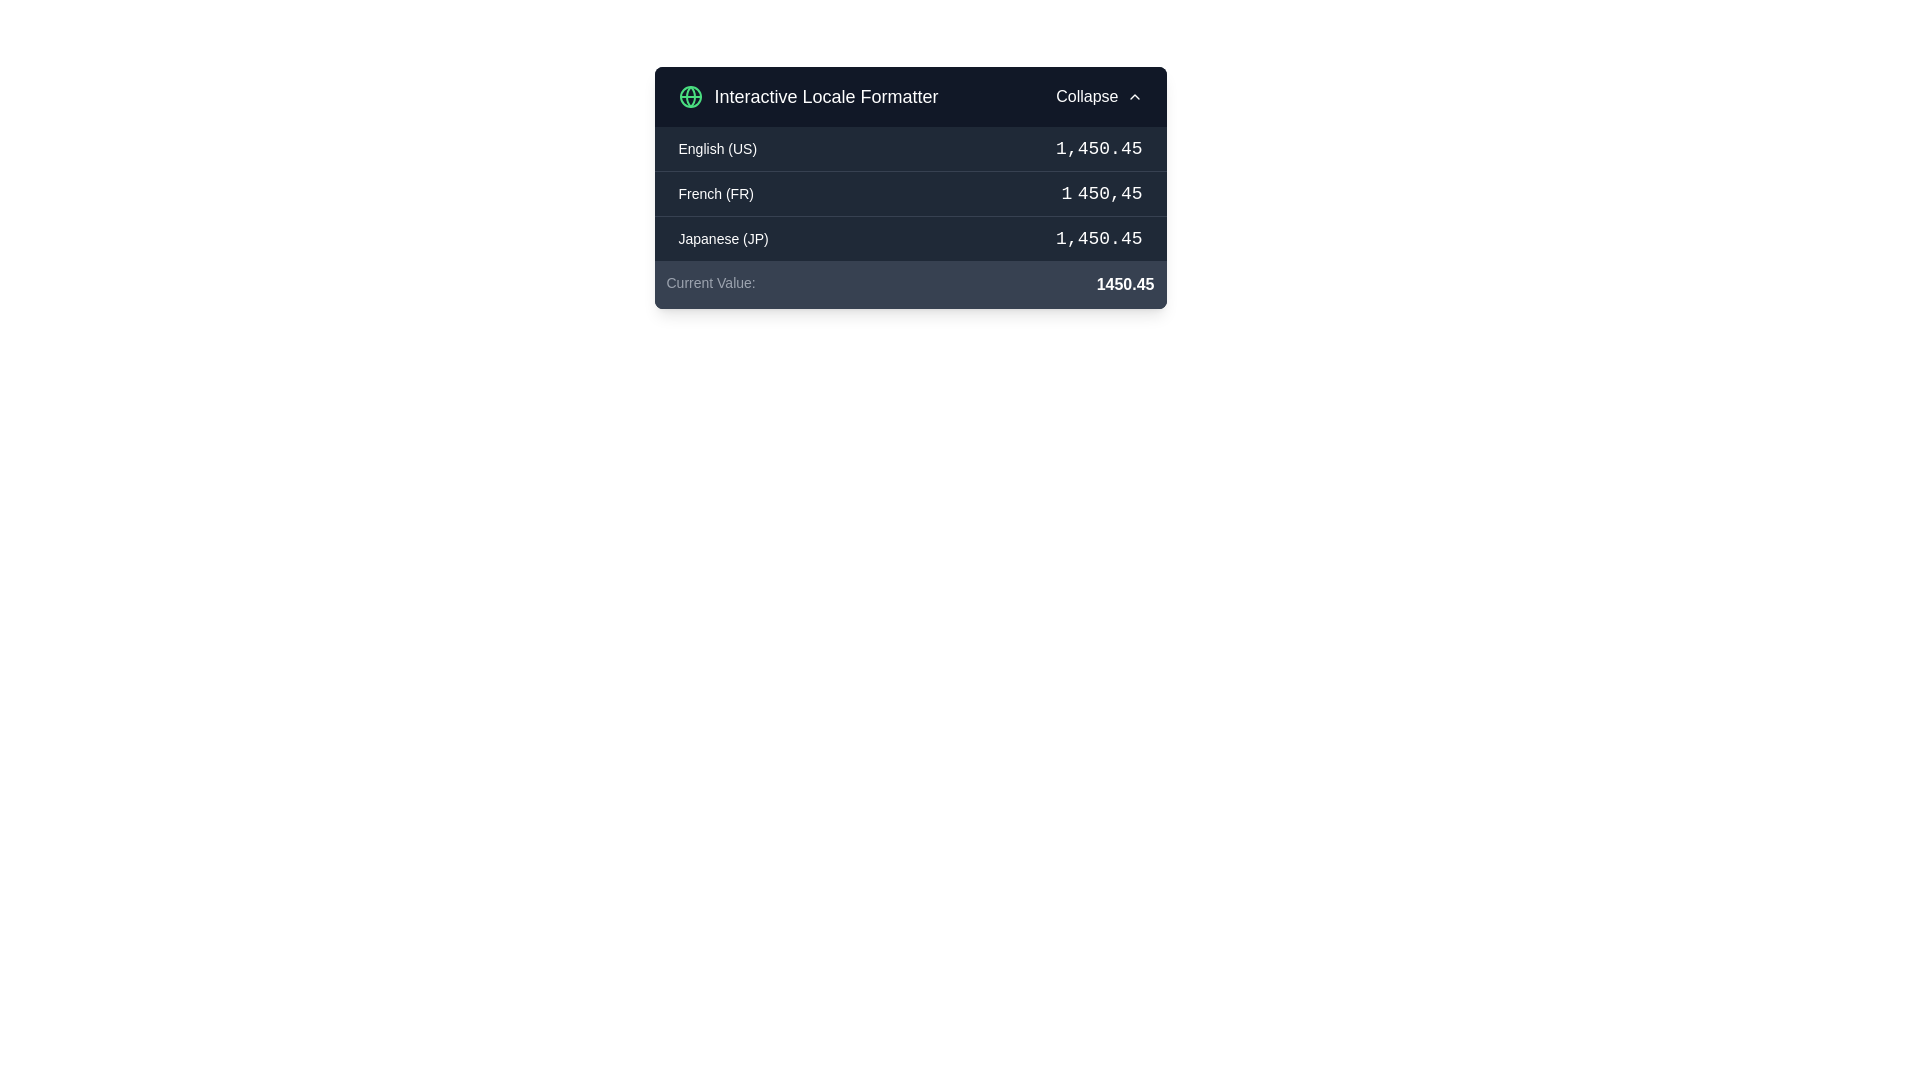 This screenshot has width=1920, height=1080. What do you see at coordinates (711, 285) in the screenshot?
I see `the static text label that serves as a descriptor for the numeric value '1450.45' displayed to its right` at bounding box center [711, 285].